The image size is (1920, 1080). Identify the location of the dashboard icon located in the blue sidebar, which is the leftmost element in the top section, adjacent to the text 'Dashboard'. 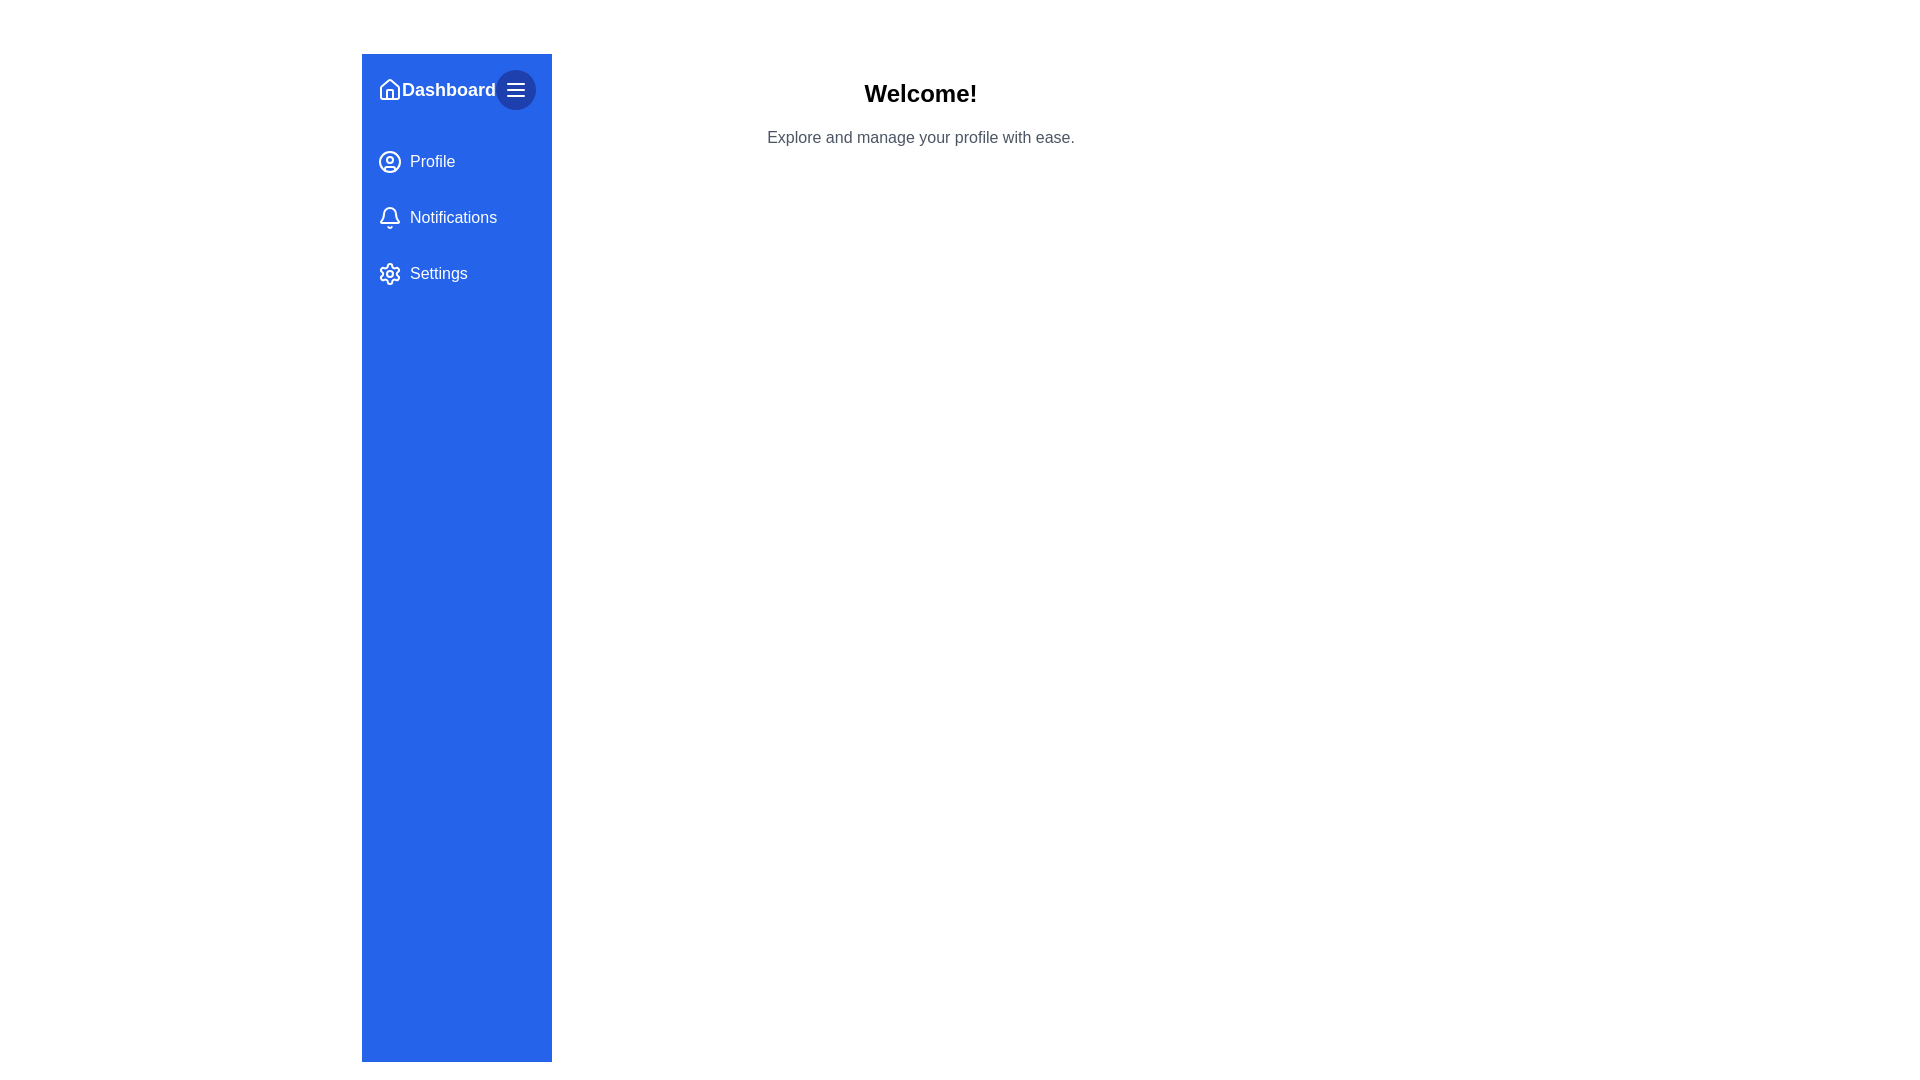
(389, 88).